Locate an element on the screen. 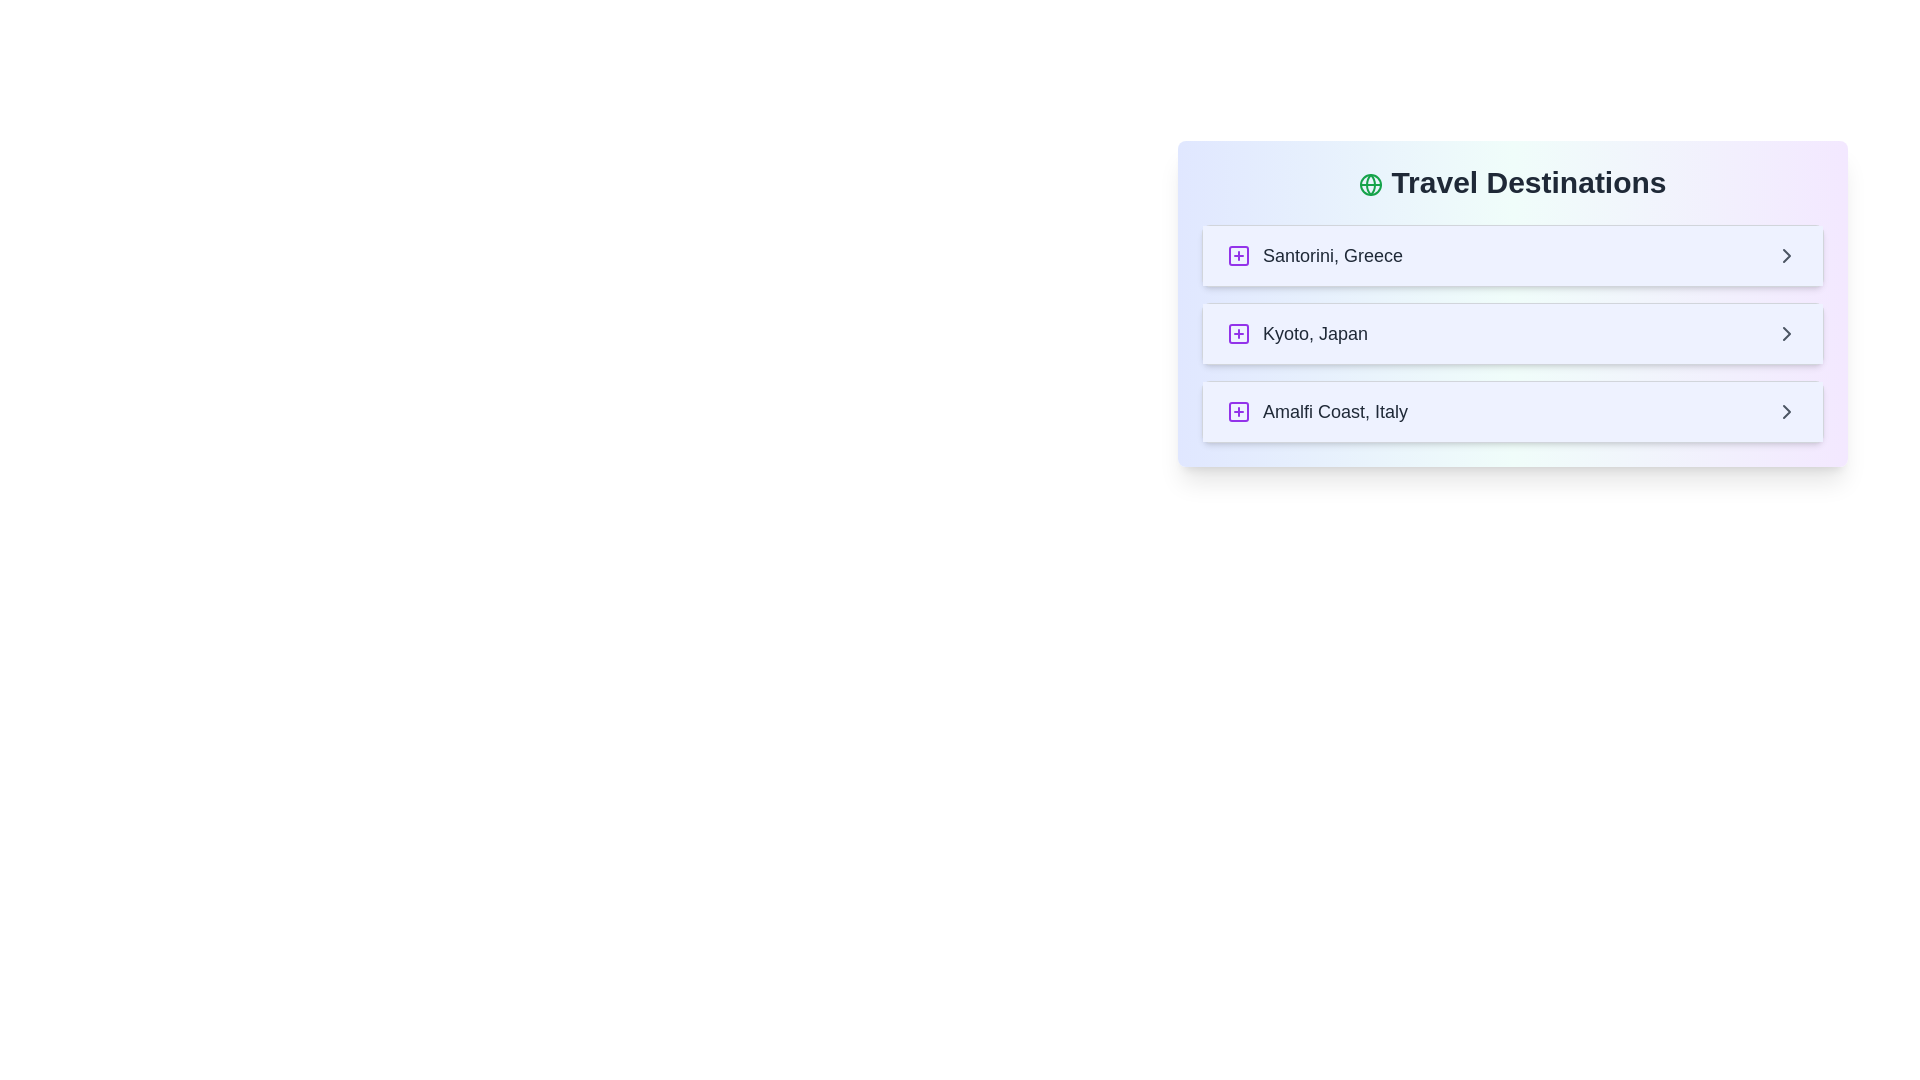 The height and width of the screenshot is (1080, 1920). the text label displaying 'Amalfi Coast, Italy', which is located to the right of a purple square-plus icon in the bottom row of a vertical list of travel destinations is located at coordinates (1317, 411).